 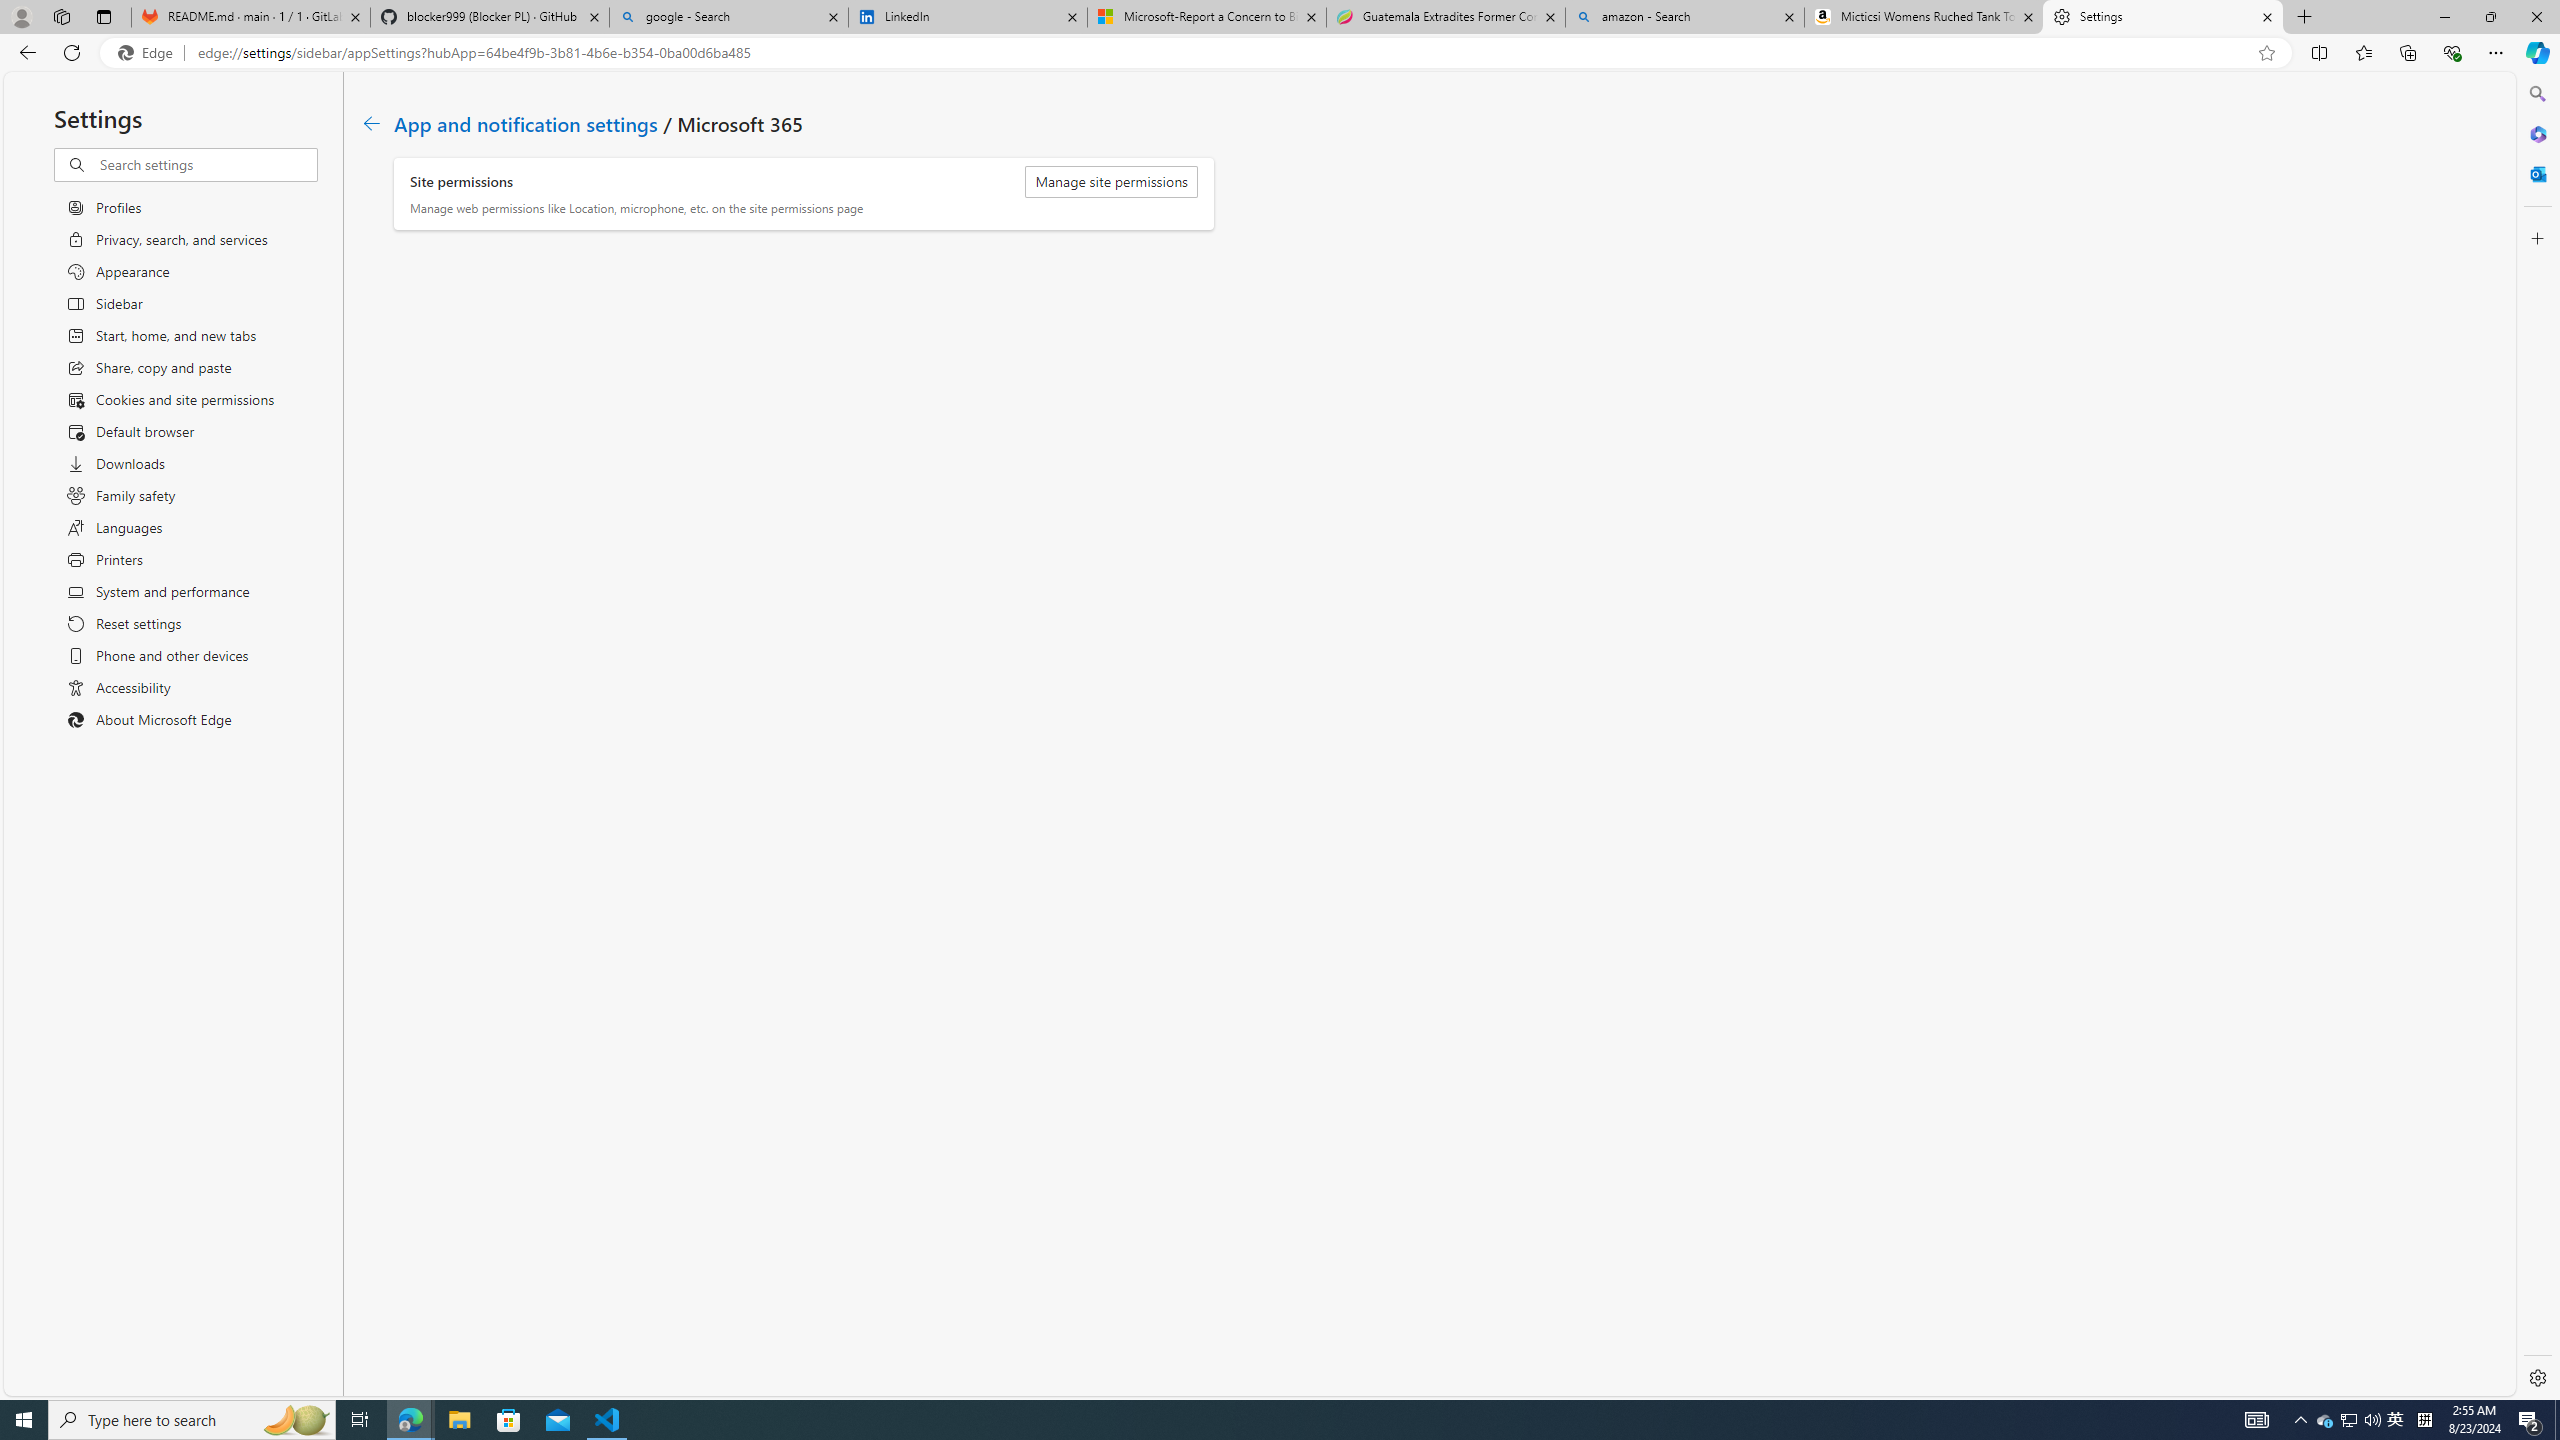 I want to click on 'Manage site permissions', so click(x=1110, y=181).